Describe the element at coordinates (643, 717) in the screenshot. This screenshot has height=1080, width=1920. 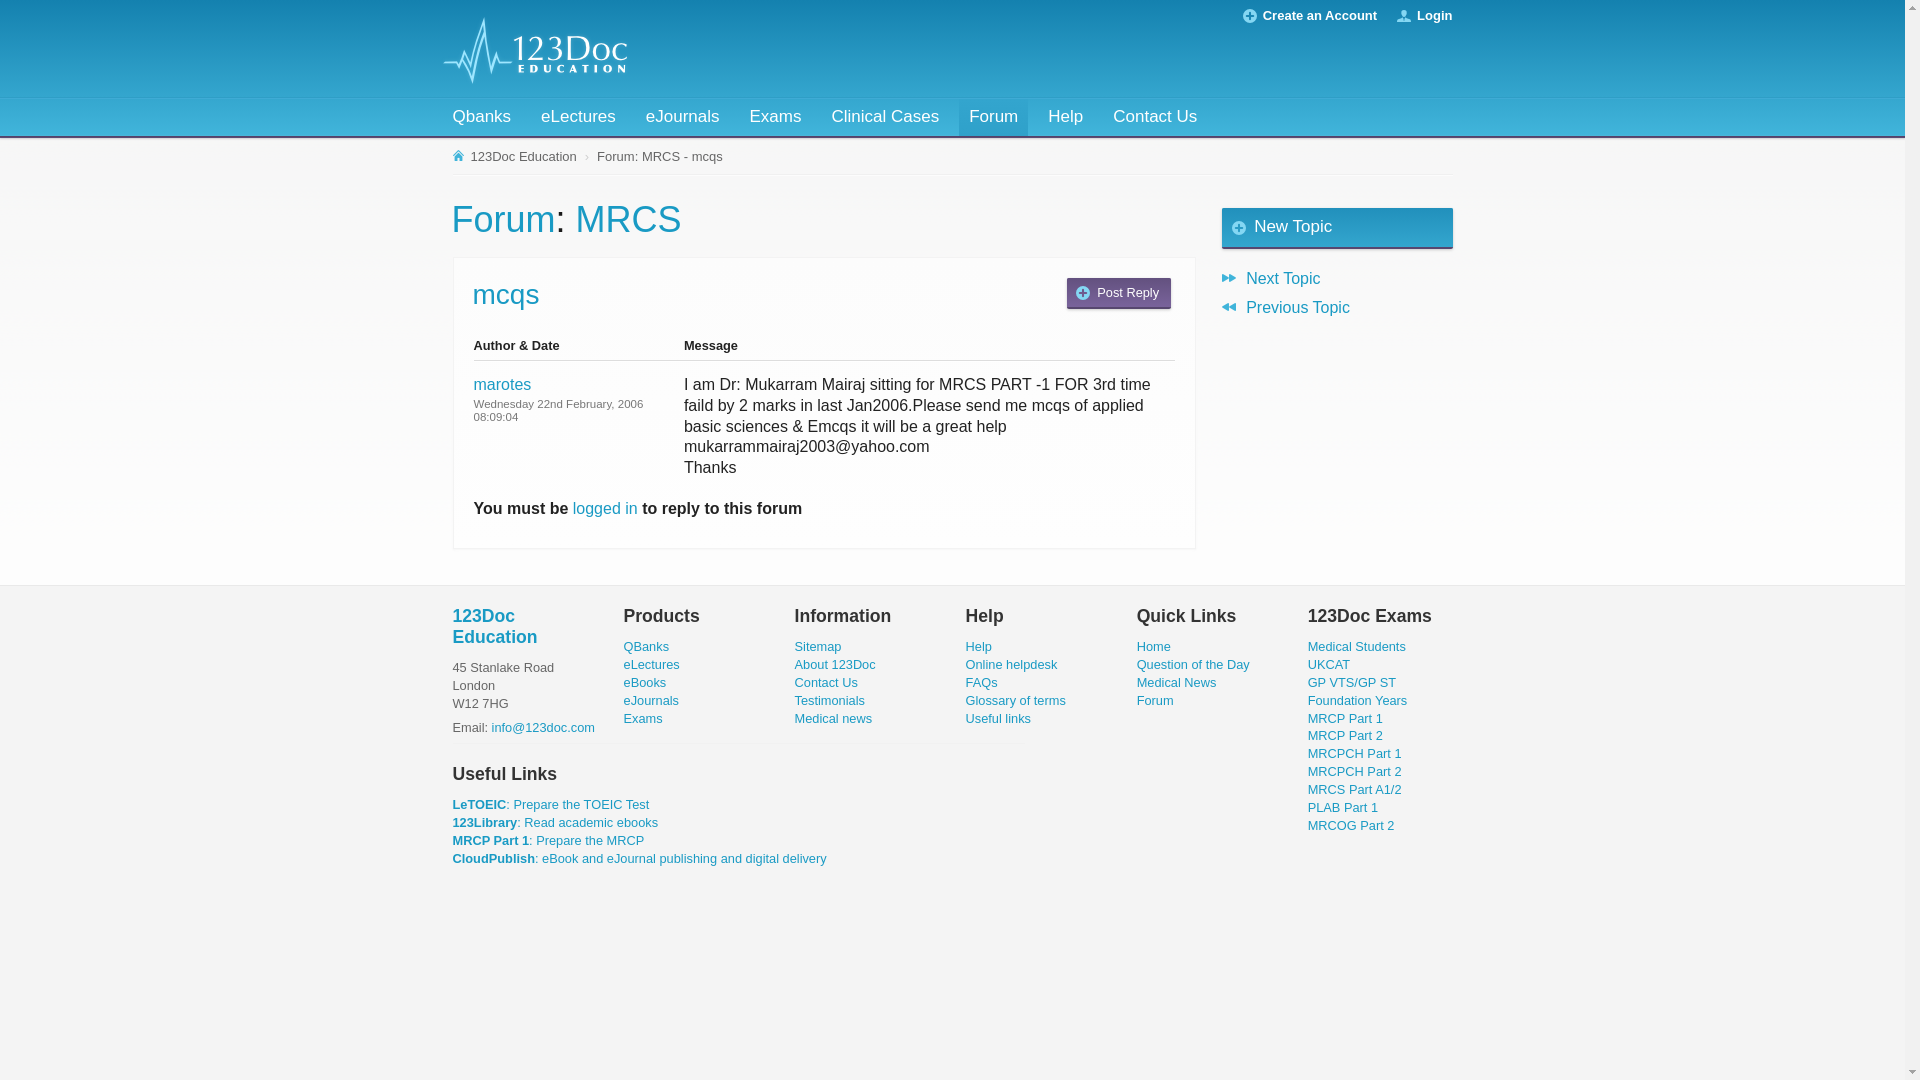
I see `'Exams'` at that location.